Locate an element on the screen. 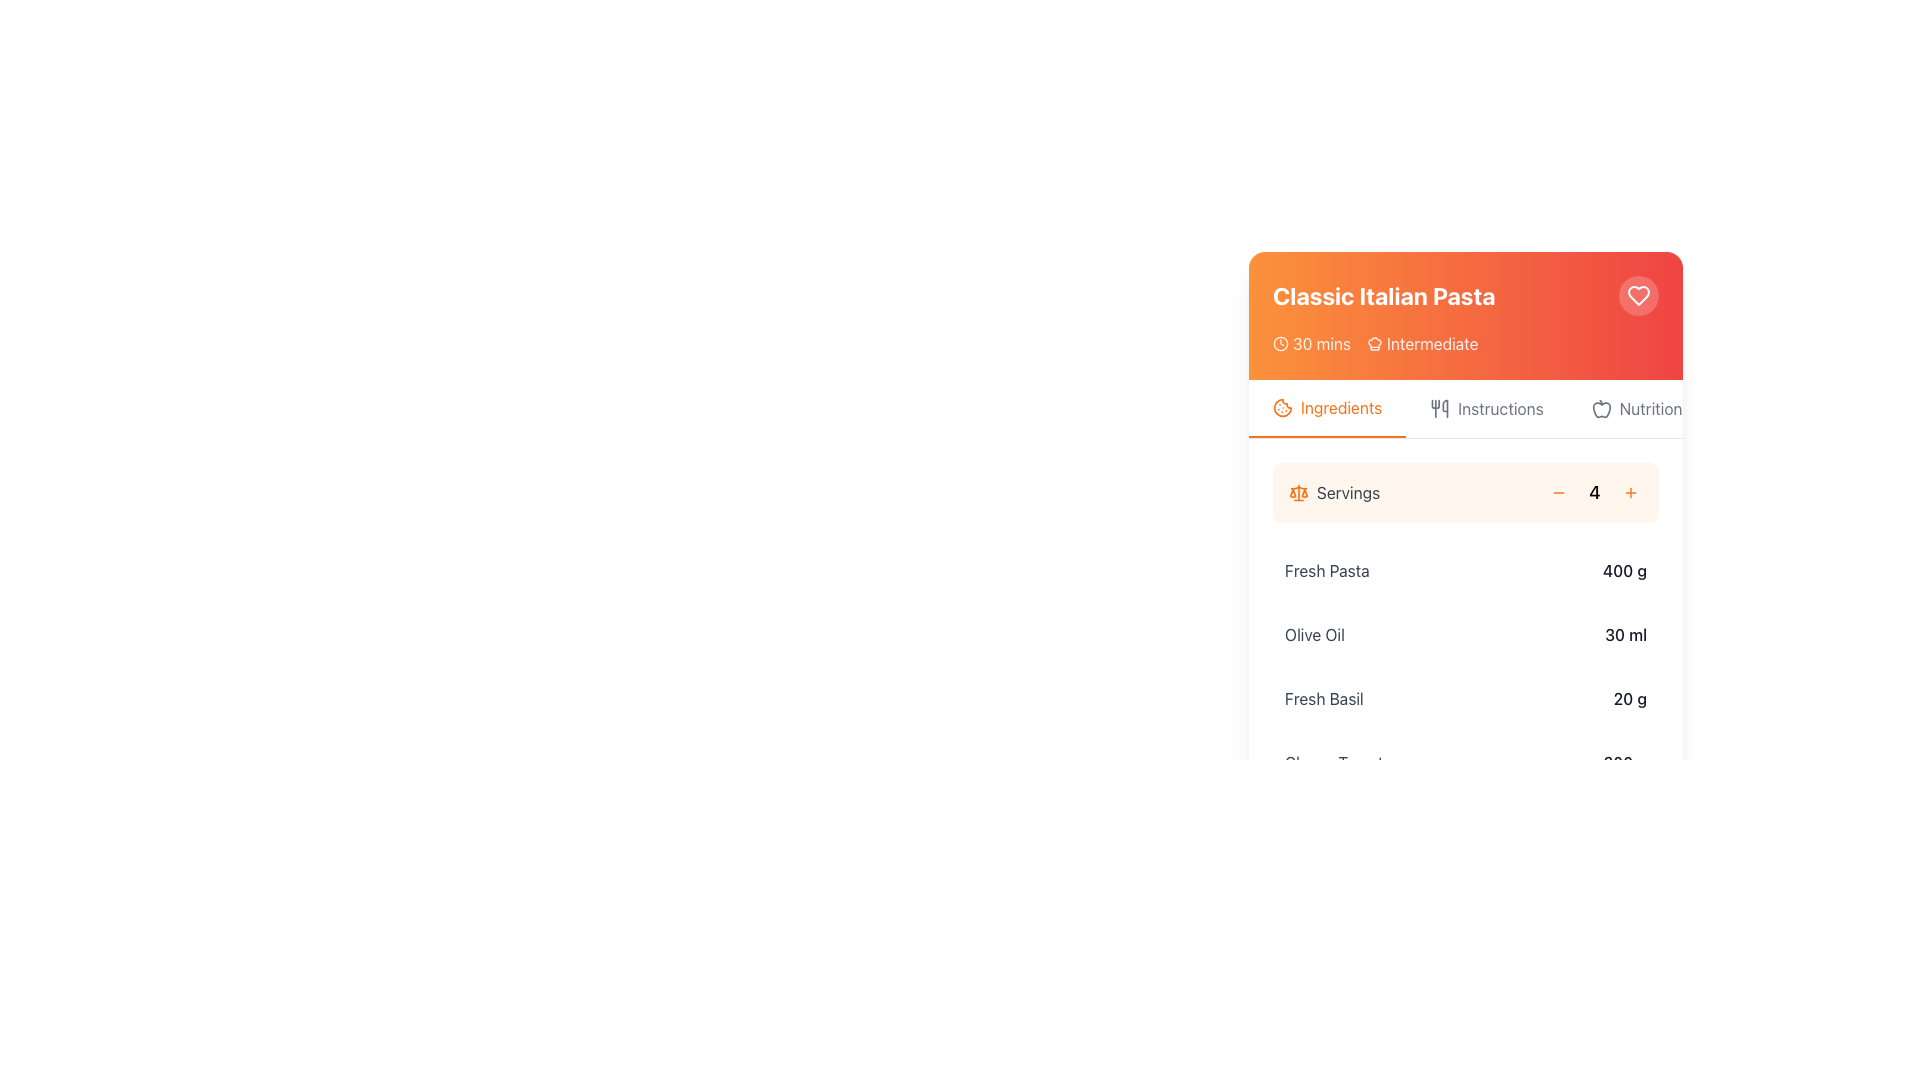 Image resolution: width=1920 pixels, height=1080 pixels. the 'Intermediate' label, which is styled in white font against an orange gradient background, located in the top section of the panel next to a clock icon and under the 'Classic Italian Pasta' heading is located at coordinates (1431, 342).